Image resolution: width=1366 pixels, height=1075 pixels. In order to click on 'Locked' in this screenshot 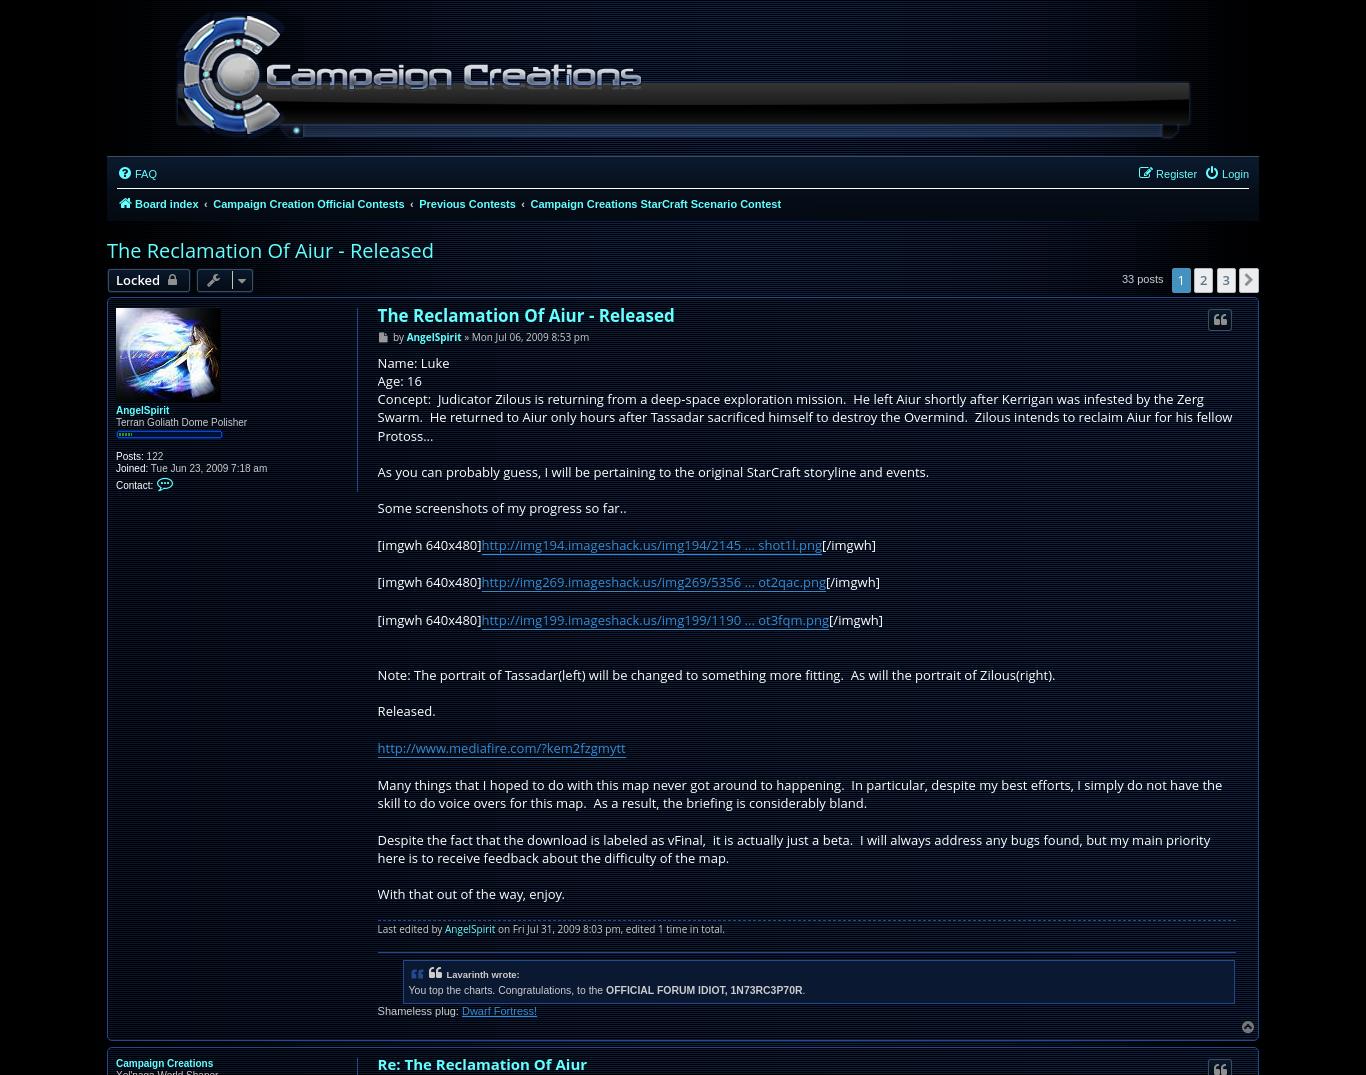, I will do `click(136, 280)`.